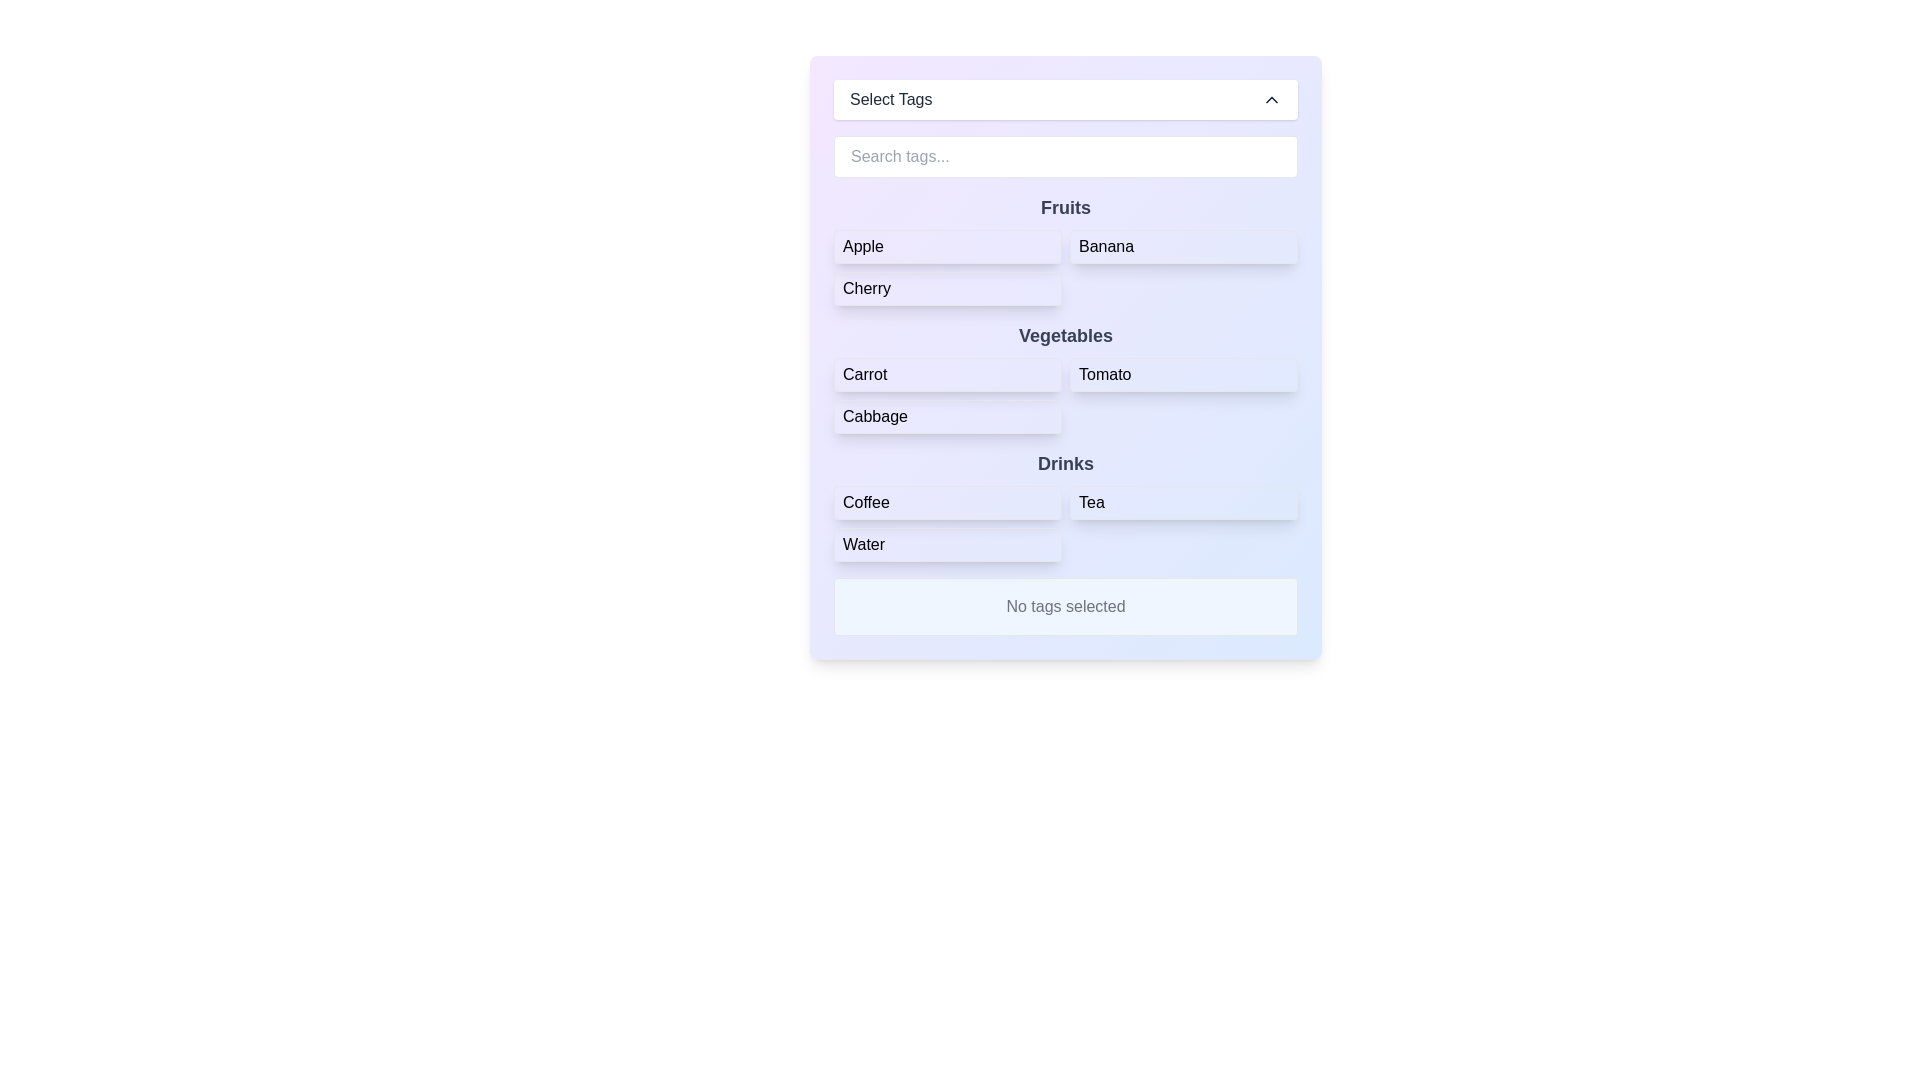 The height and width of the screenshot is (1080, 1920). I want to click on the interactive button grid for selecting items under the 'Fruits' category, located near the top of the interface beneath the 'Search tags...' input field, so click(1064, 249).